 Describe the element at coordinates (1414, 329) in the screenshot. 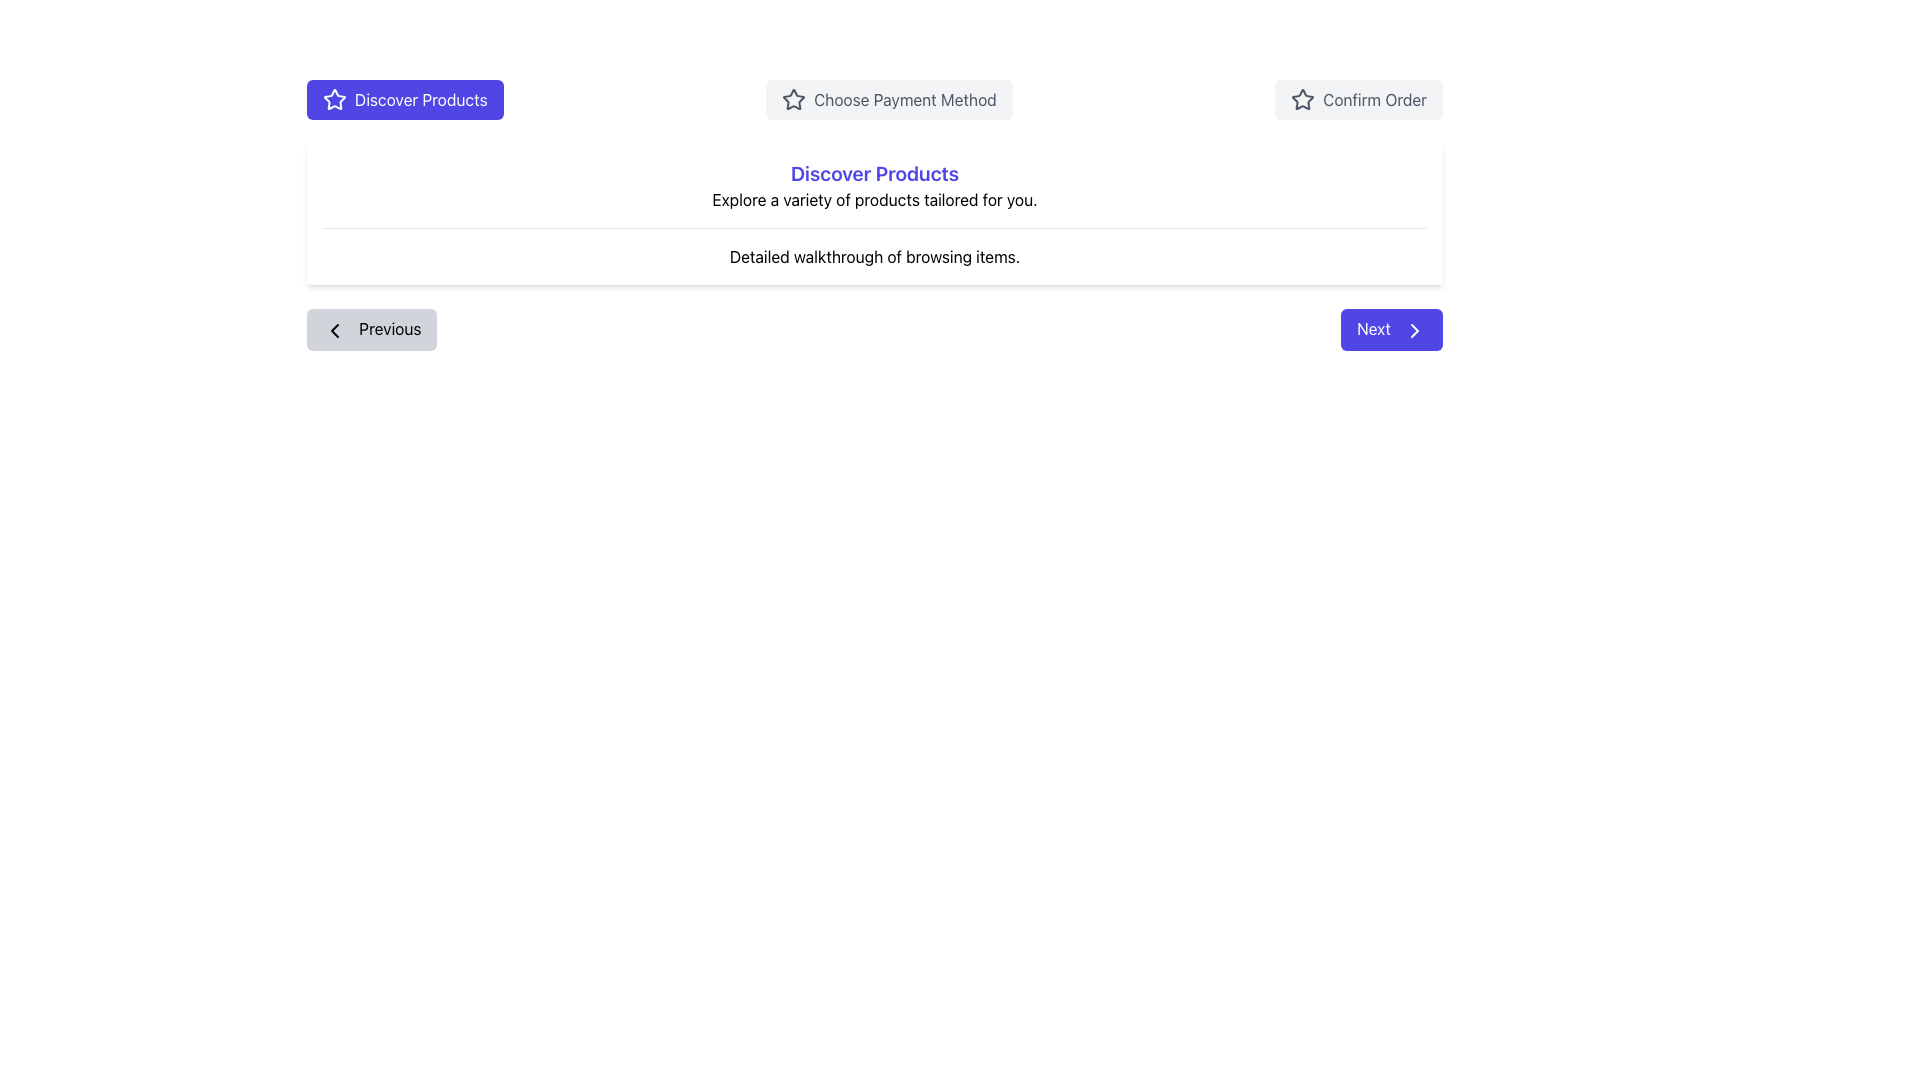

I see `the chevron icon located within the 'Next' button at the bottom-right corner of the interface to proceed to the next step or page` at that location.